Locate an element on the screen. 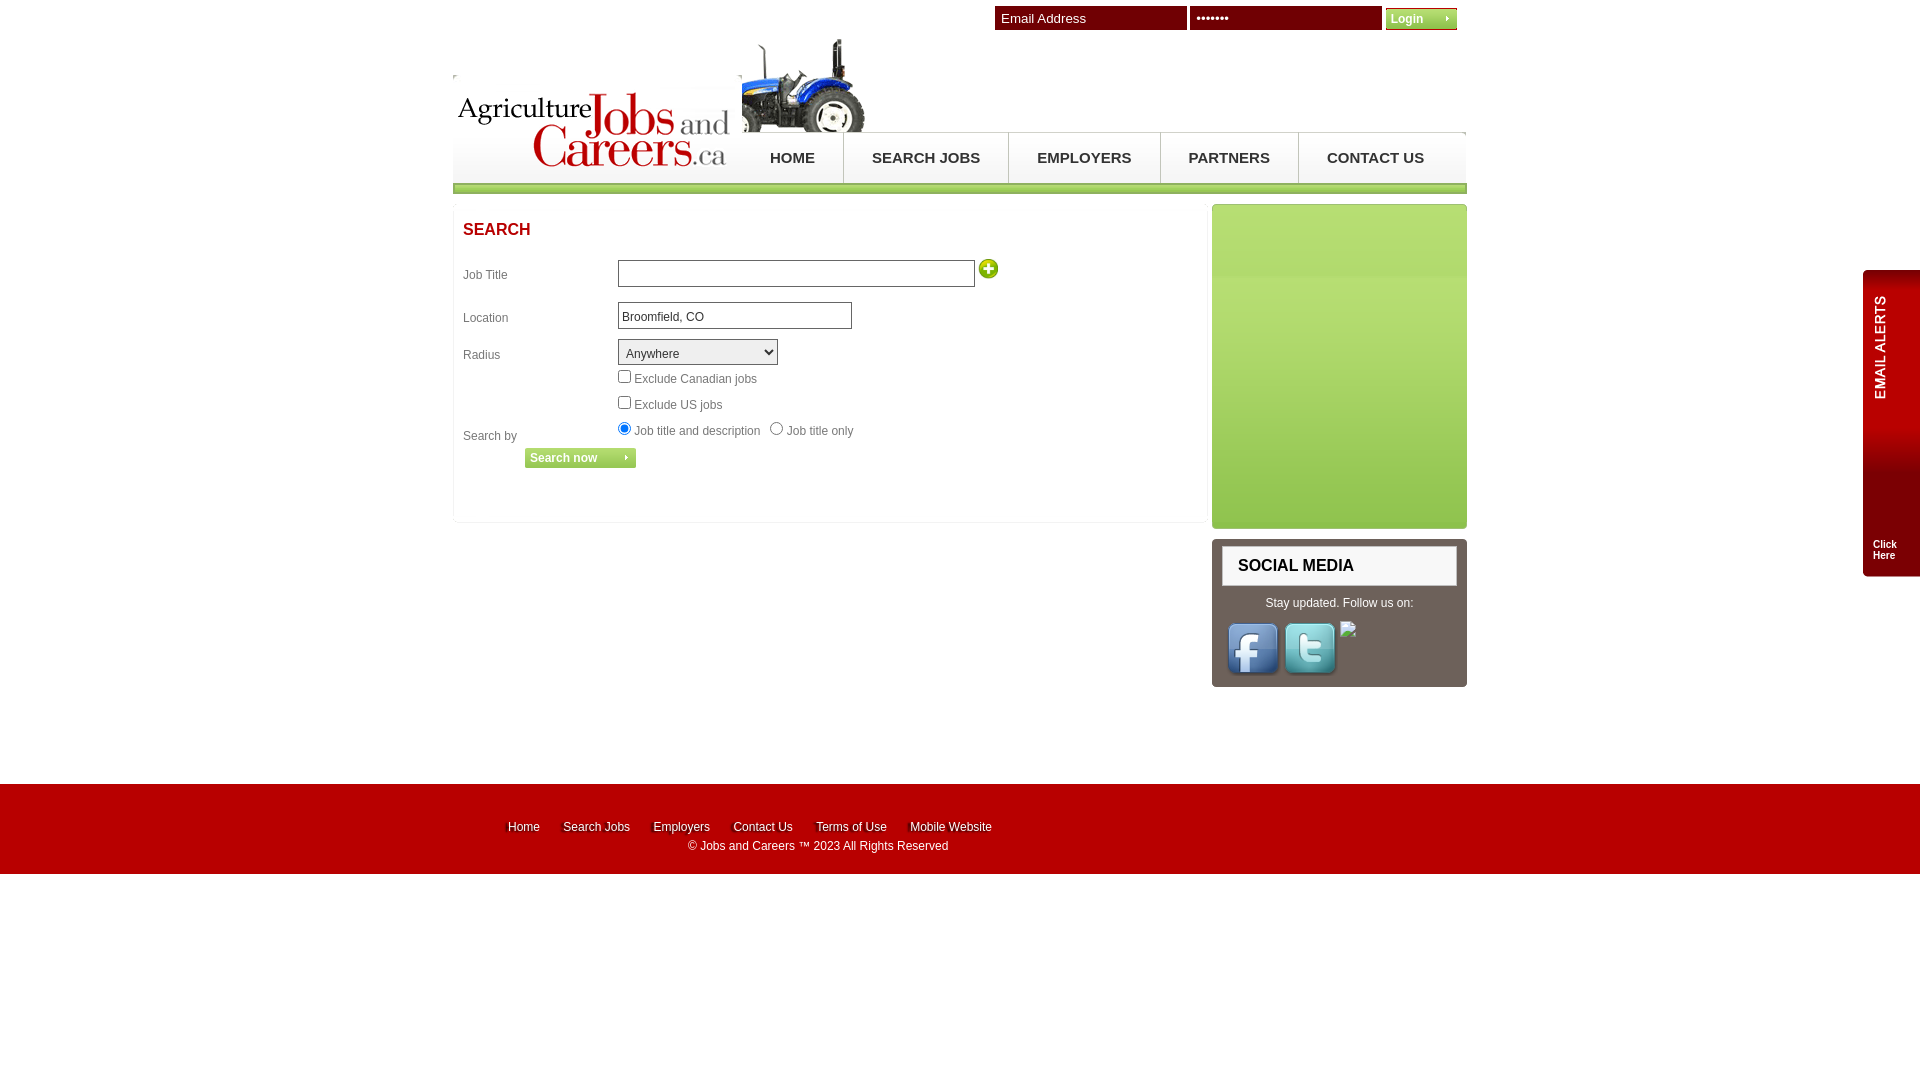 Image resolution: width=1920 pixels, height=1080 pixels. 'Search now' is located at coordinates (524, 458).